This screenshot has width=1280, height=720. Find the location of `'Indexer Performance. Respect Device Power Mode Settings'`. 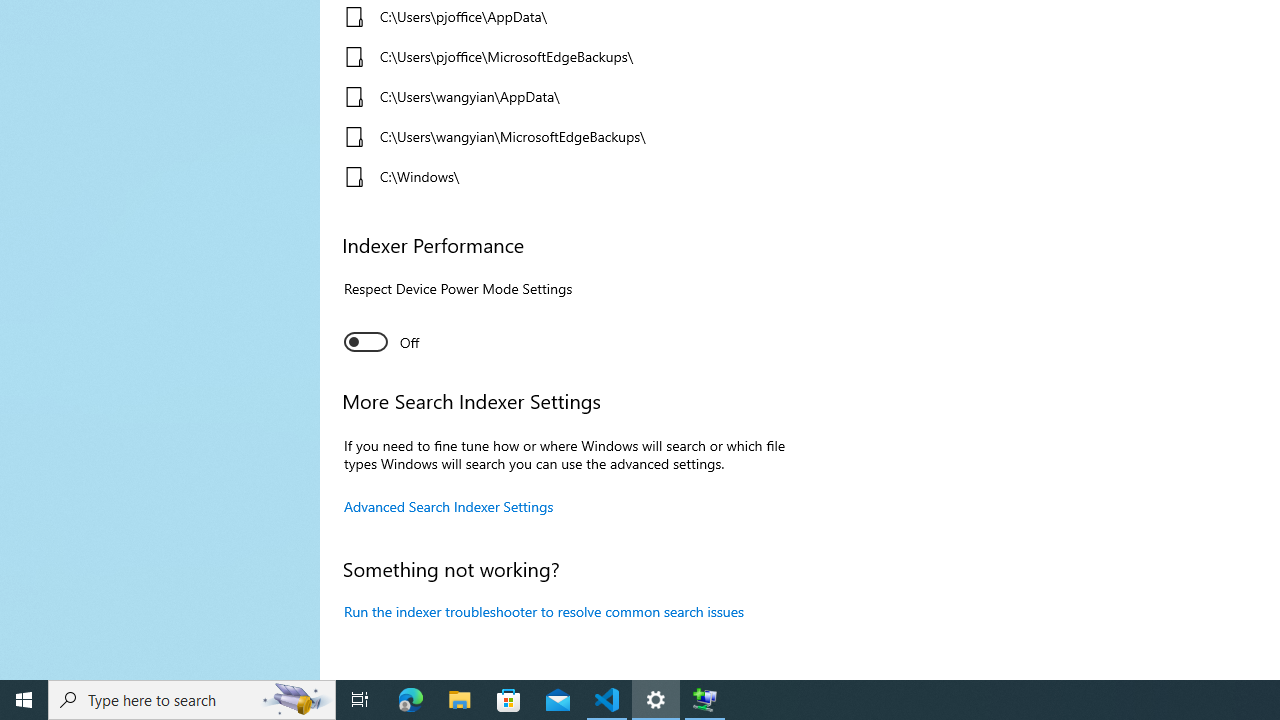

'Indexer Performance. Respect Device Power Mode Settings' is located at coordinates (382, 341).